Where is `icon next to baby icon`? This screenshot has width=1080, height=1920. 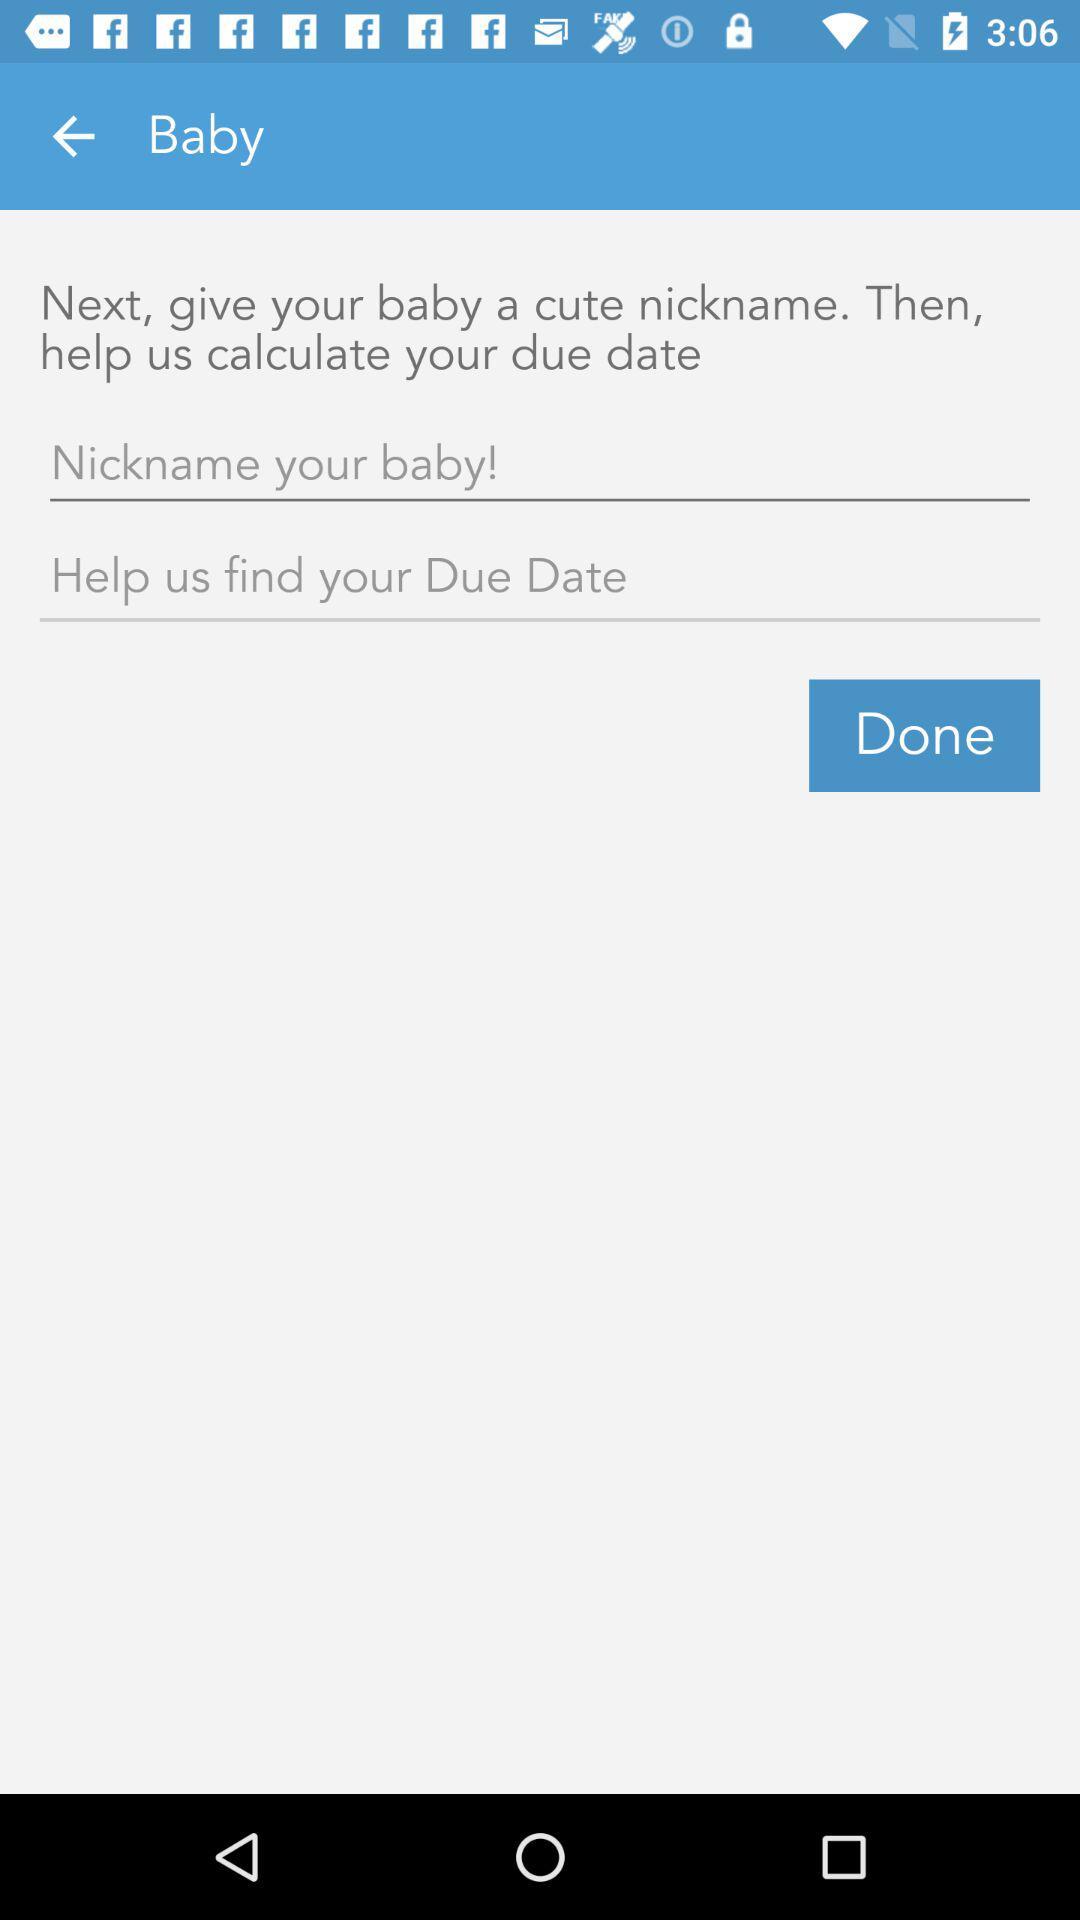 icon next to baby icon is located at coordinates (72, 135).